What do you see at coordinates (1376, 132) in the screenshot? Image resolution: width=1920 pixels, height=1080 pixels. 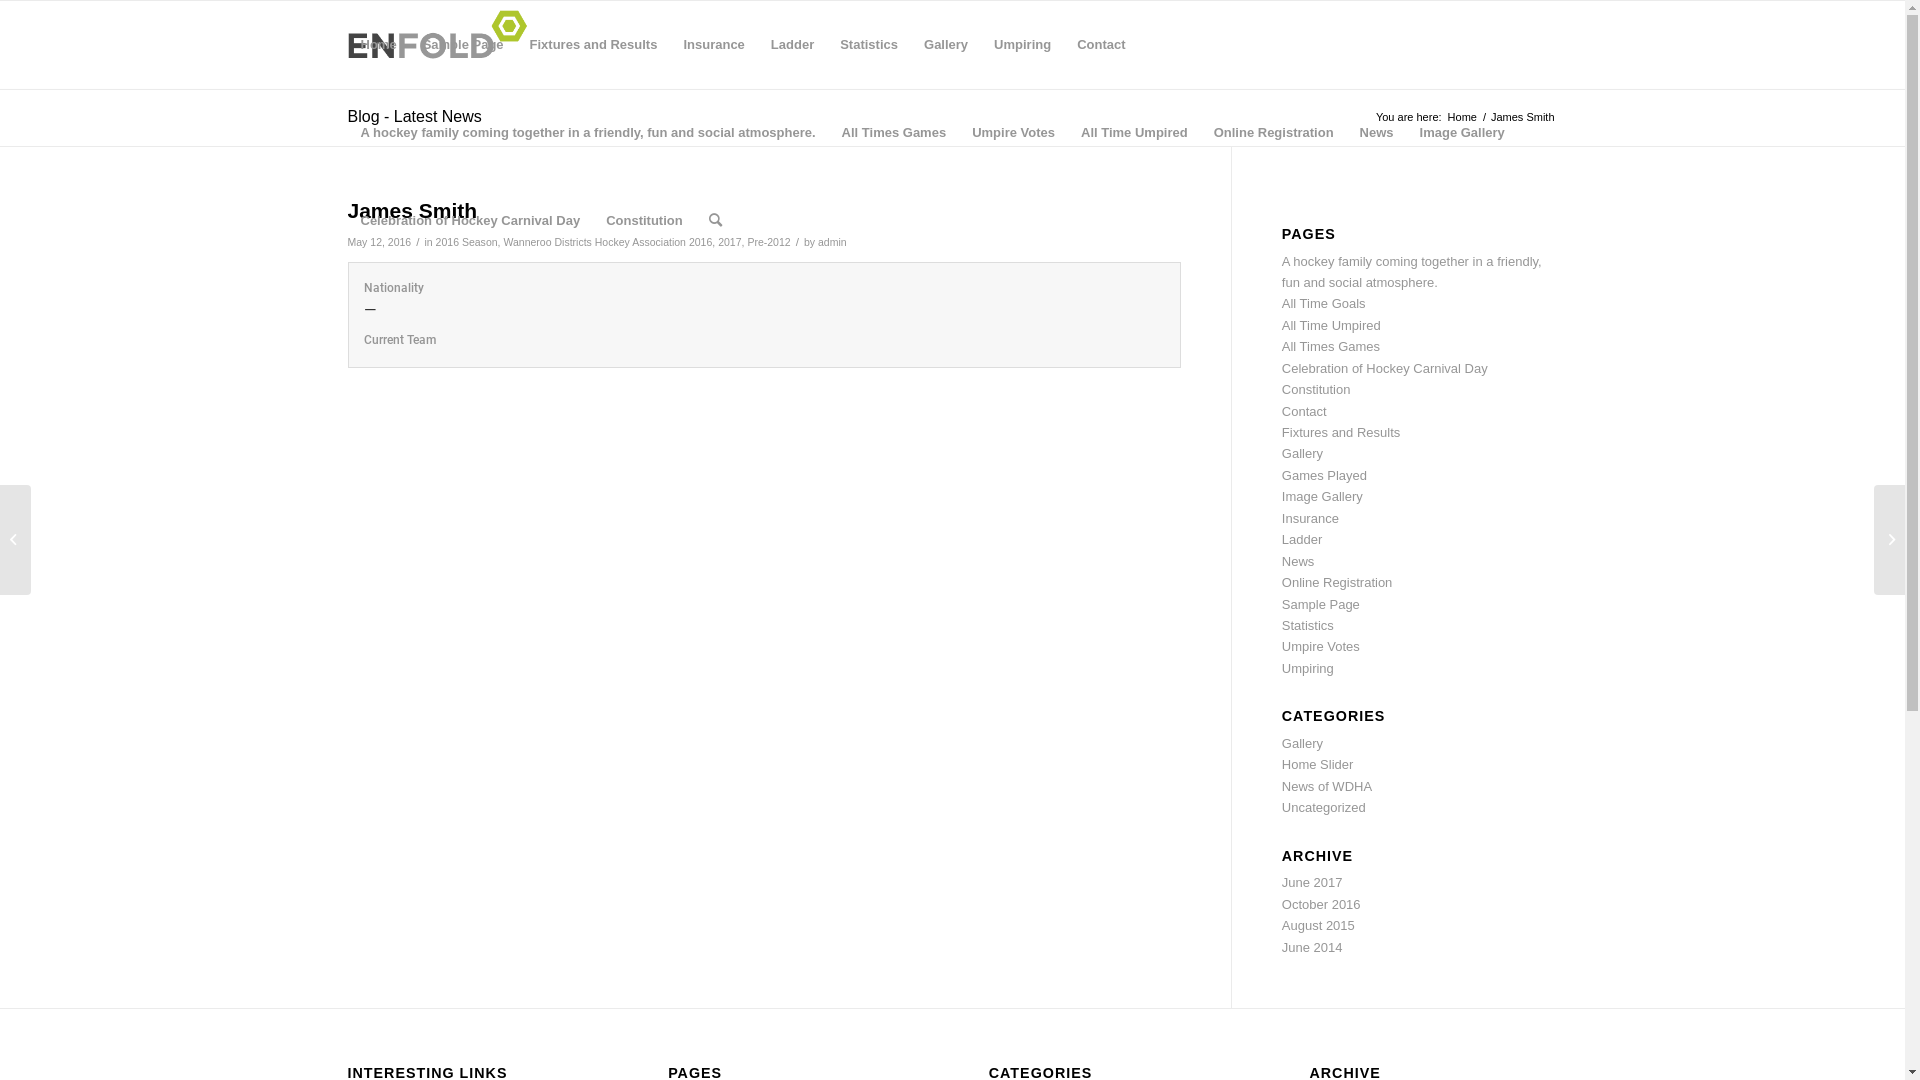 I see `'News'` at bounding box center [1376, 132].